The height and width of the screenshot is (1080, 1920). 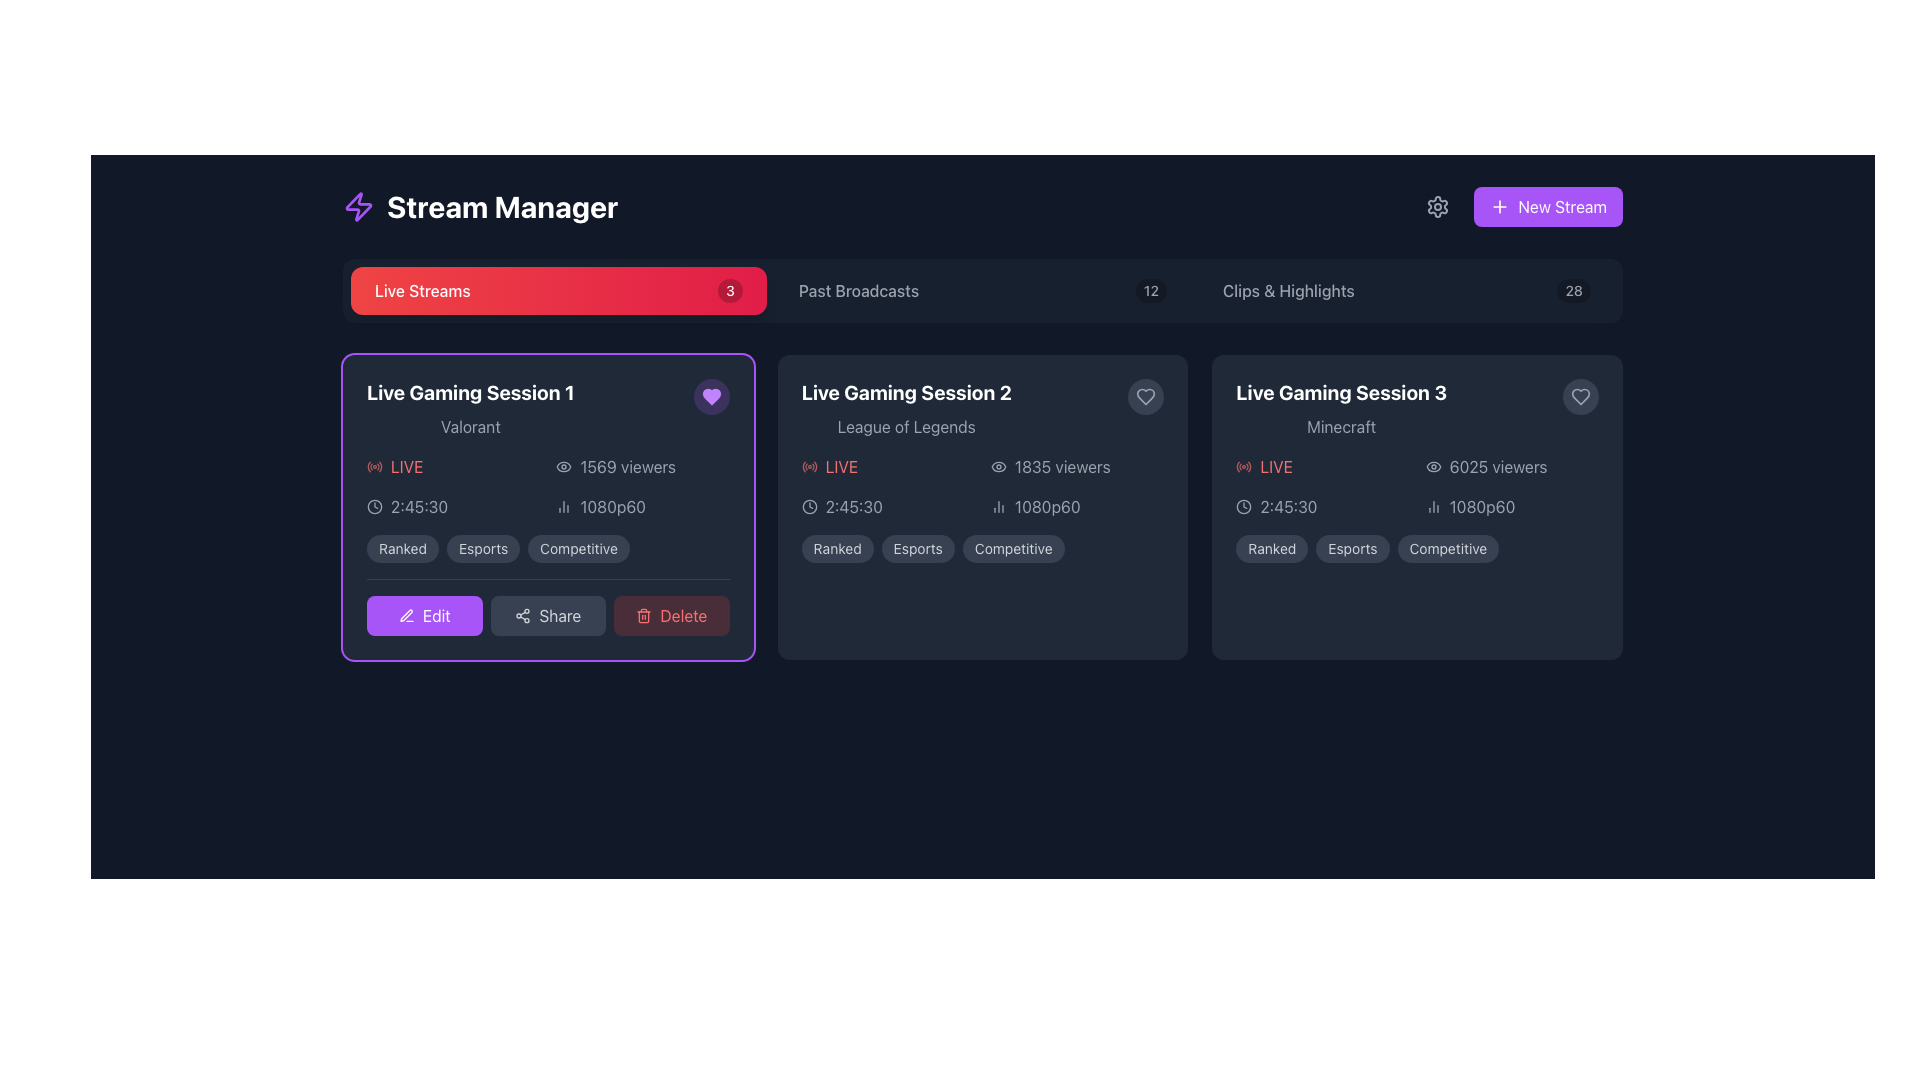 I want to click on the 'Live' text label indicating the current live status within the 'Live Gaming Session 2' card, located adjacent to a red icon, so click(x=841, y=466).